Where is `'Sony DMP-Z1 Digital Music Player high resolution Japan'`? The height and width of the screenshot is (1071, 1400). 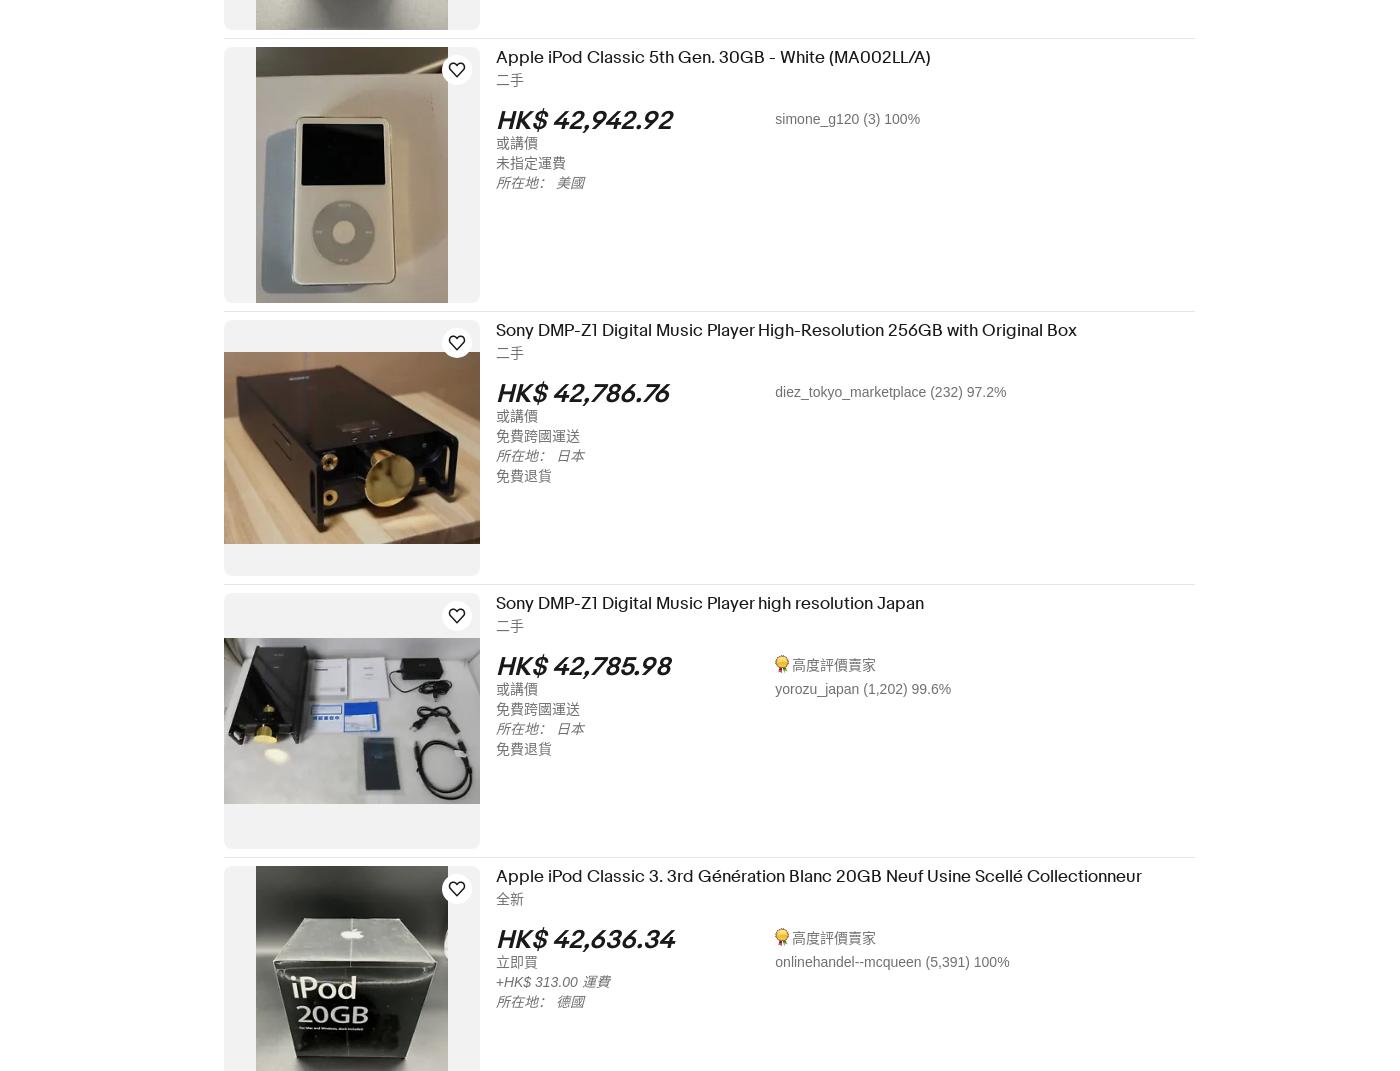
'Sony DMP-Z1 Digital Music Player high resolution Japan' is located at coordinates (722, 603).